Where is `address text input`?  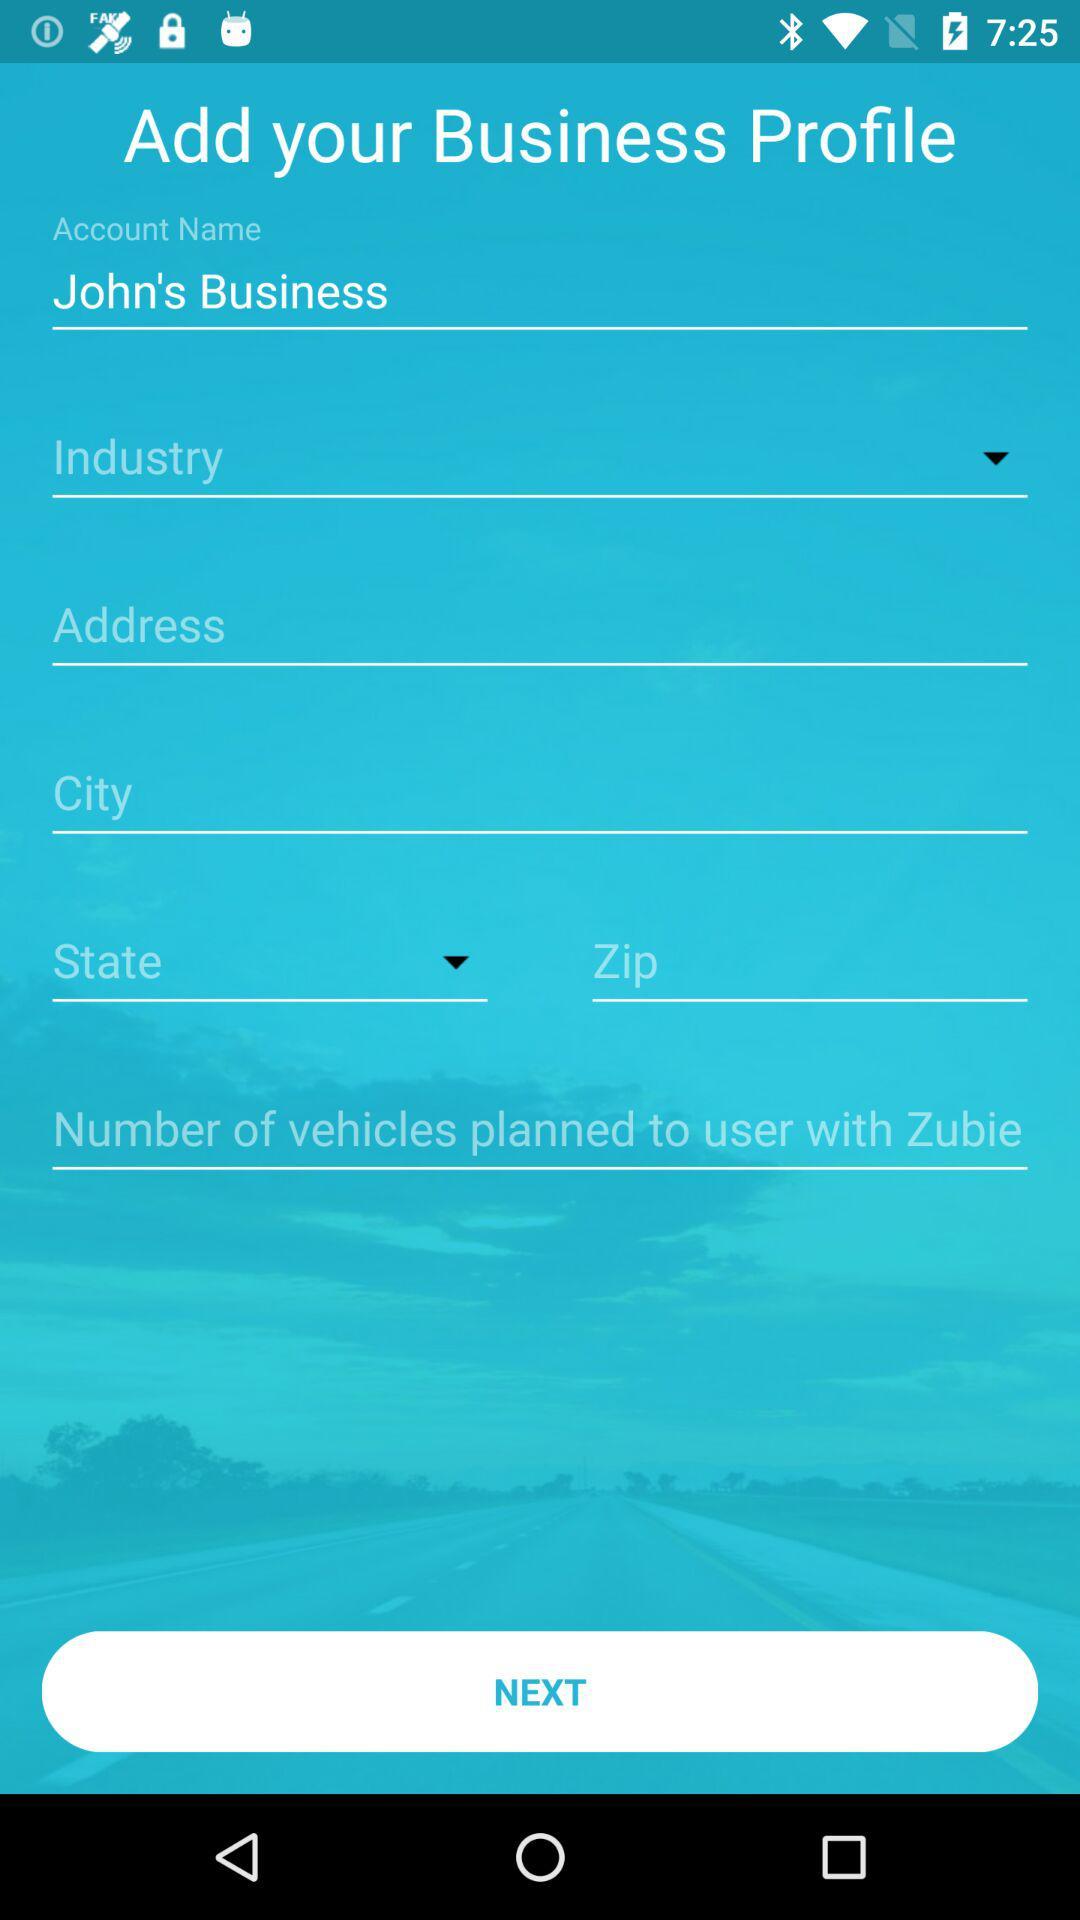 address text input is located at coordinates (540, 626).